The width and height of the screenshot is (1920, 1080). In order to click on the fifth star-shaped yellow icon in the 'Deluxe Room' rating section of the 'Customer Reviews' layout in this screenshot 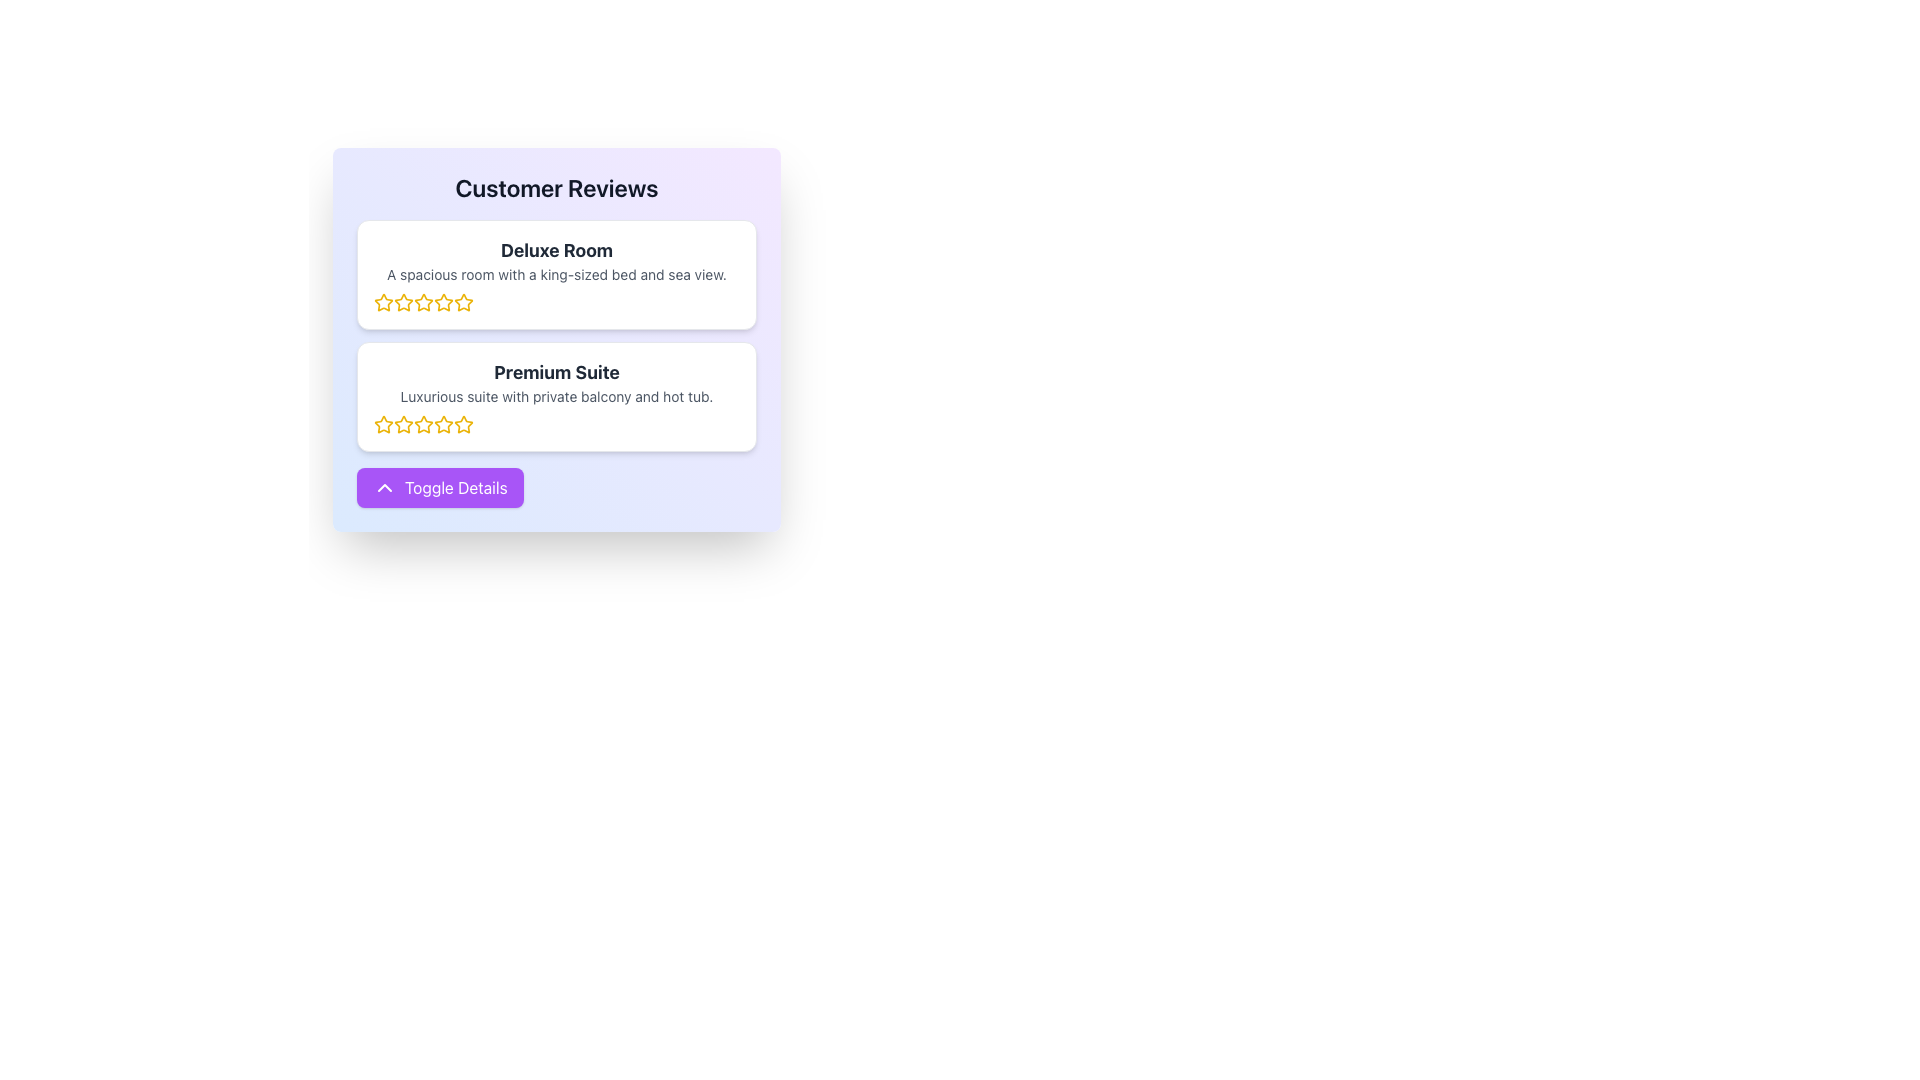, I will do `click(463, 303)`.